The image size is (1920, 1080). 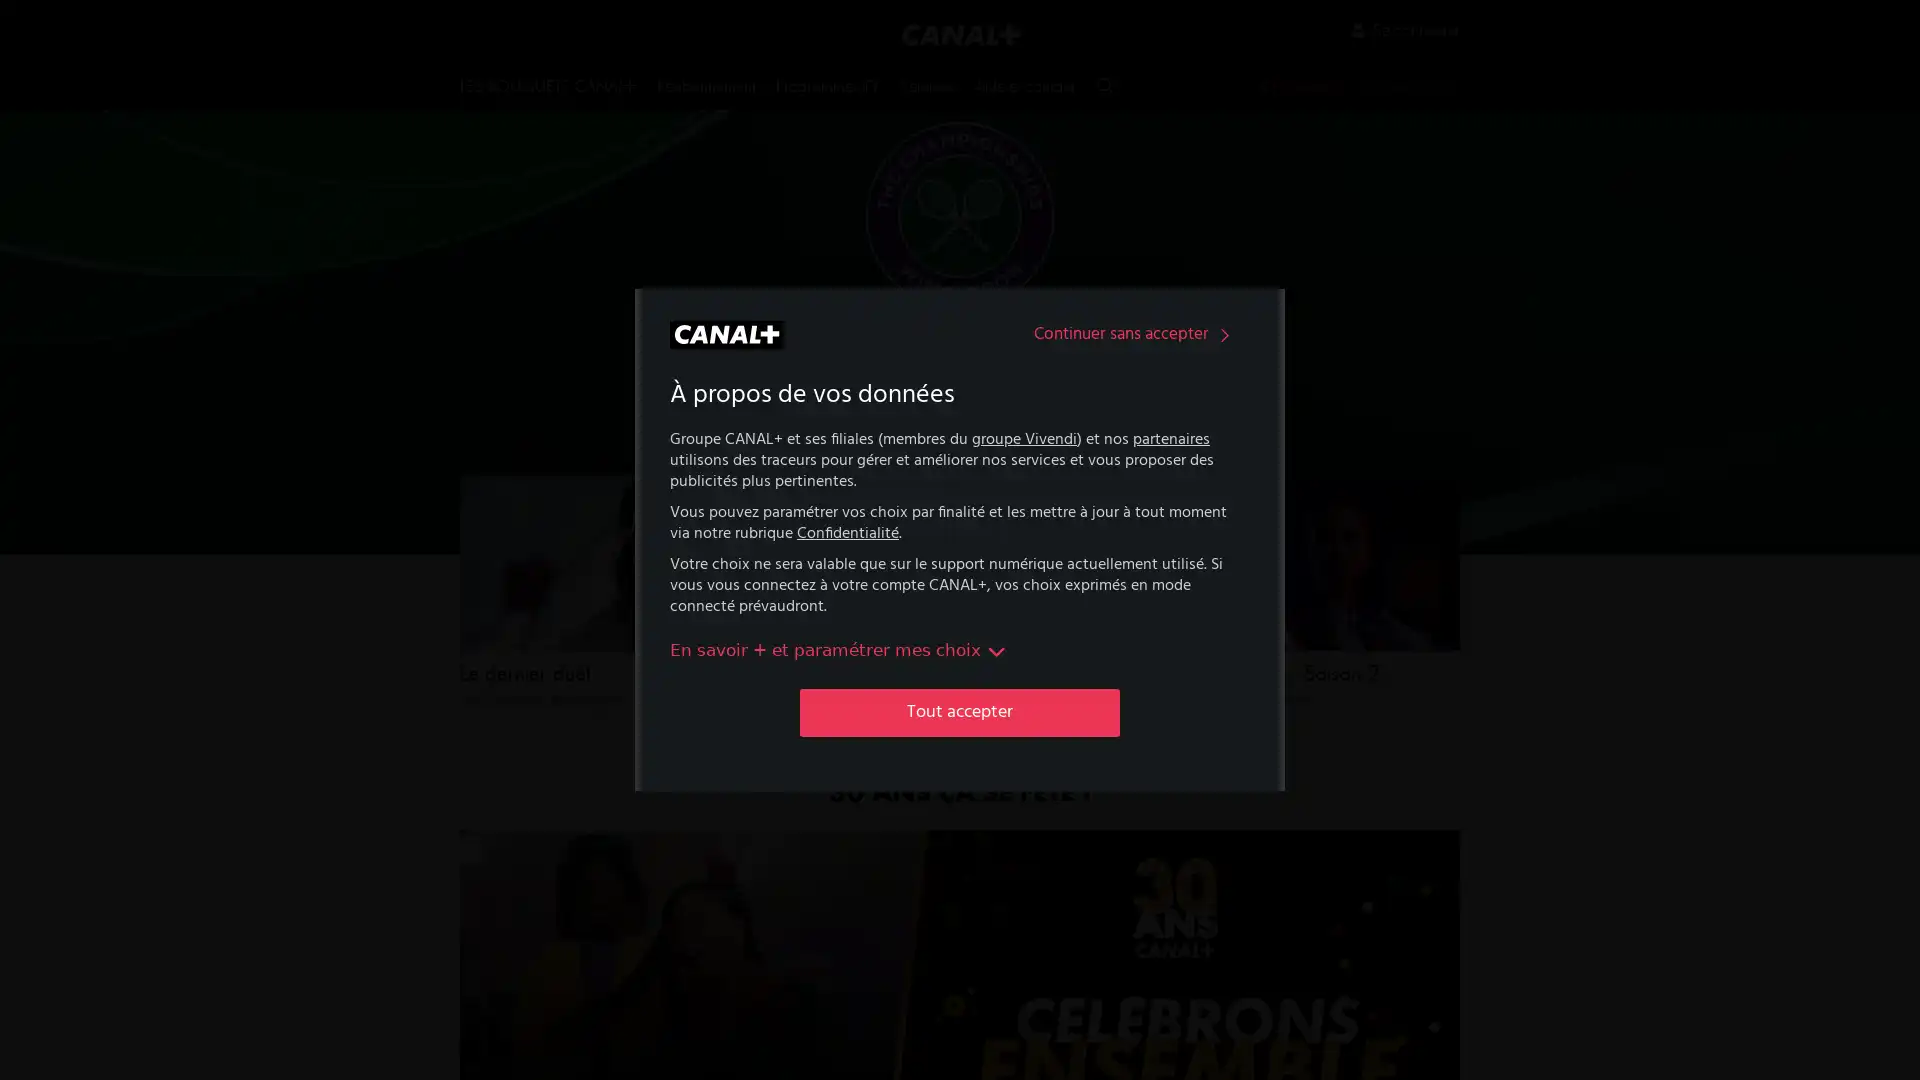 What do you see at coordinates (960, 587) in the screenshot?
I see `Guinee Bissau` at bounding box center [960, 587].